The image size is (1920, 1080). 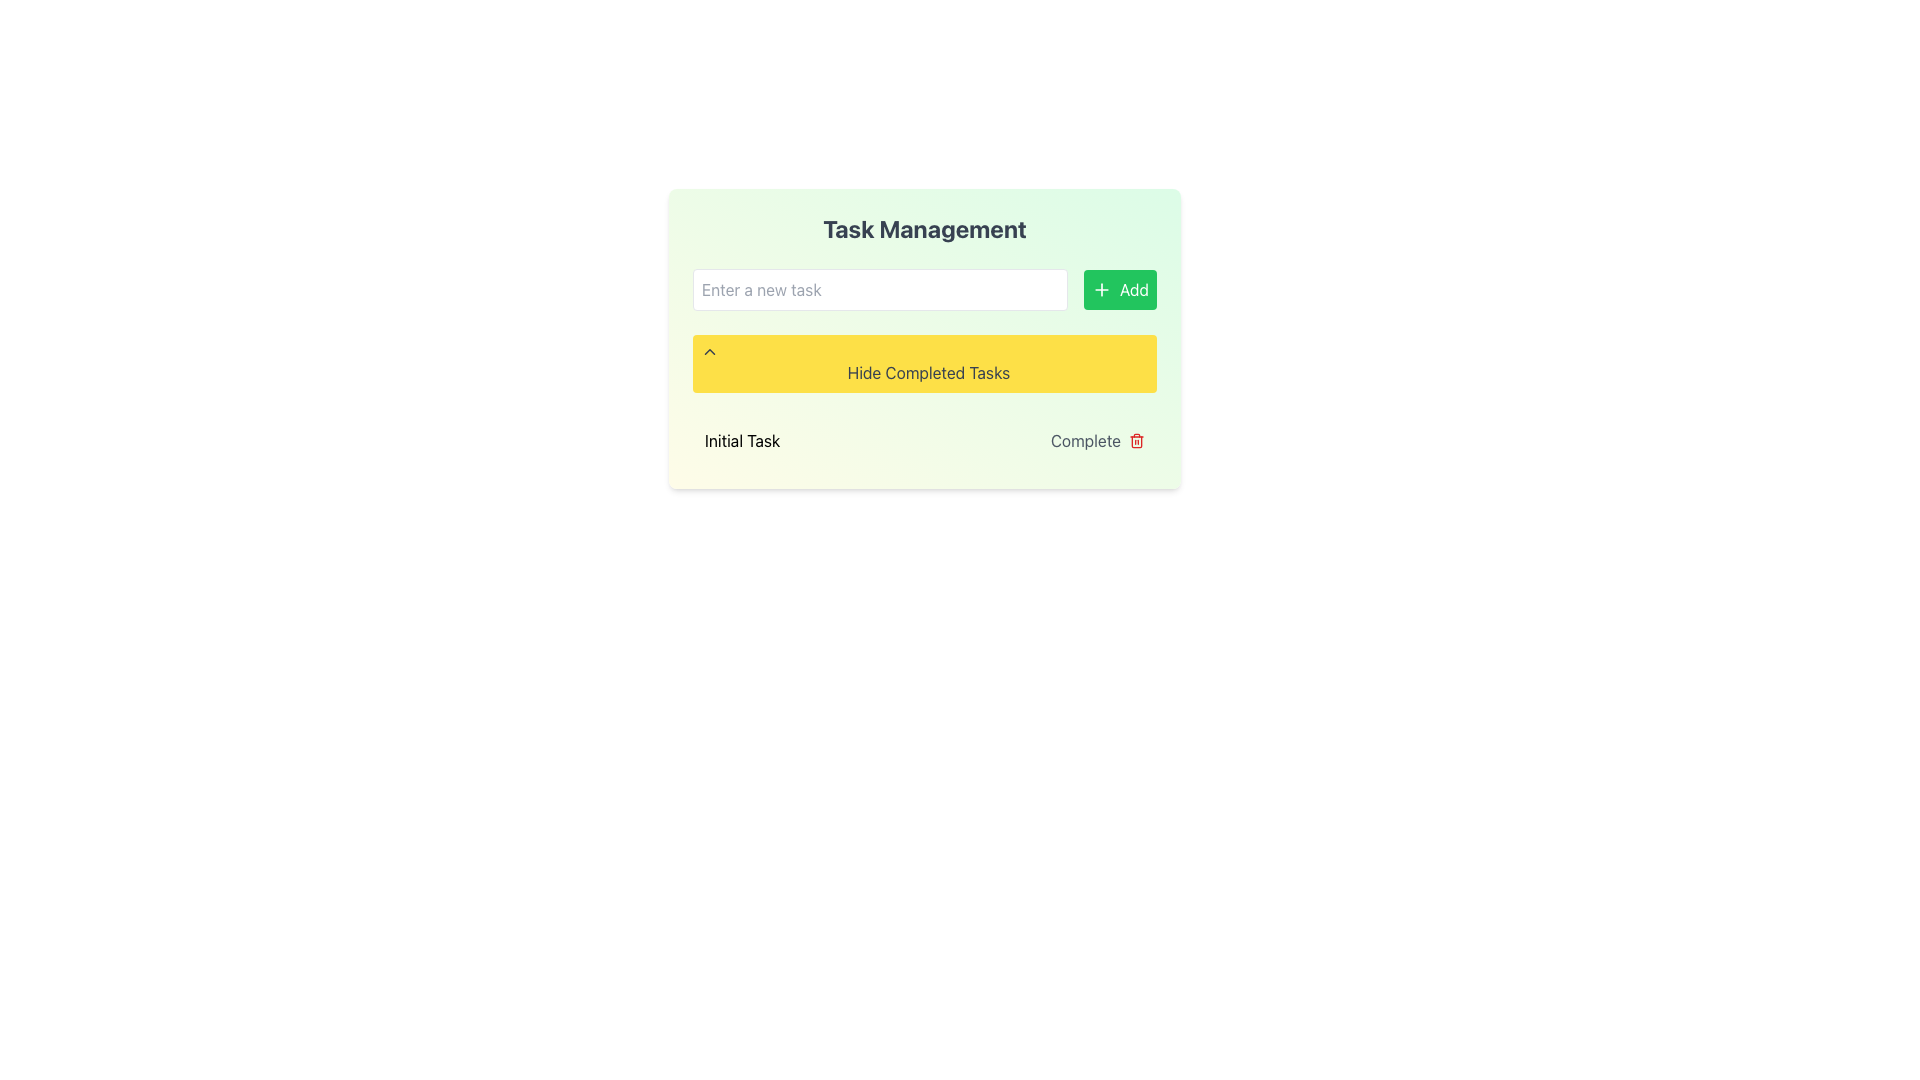 I want to click on the trash bin icon button located at the bottom-right corner of the 'Initial Task' in the task management interface, so click(x=1137, y=439).